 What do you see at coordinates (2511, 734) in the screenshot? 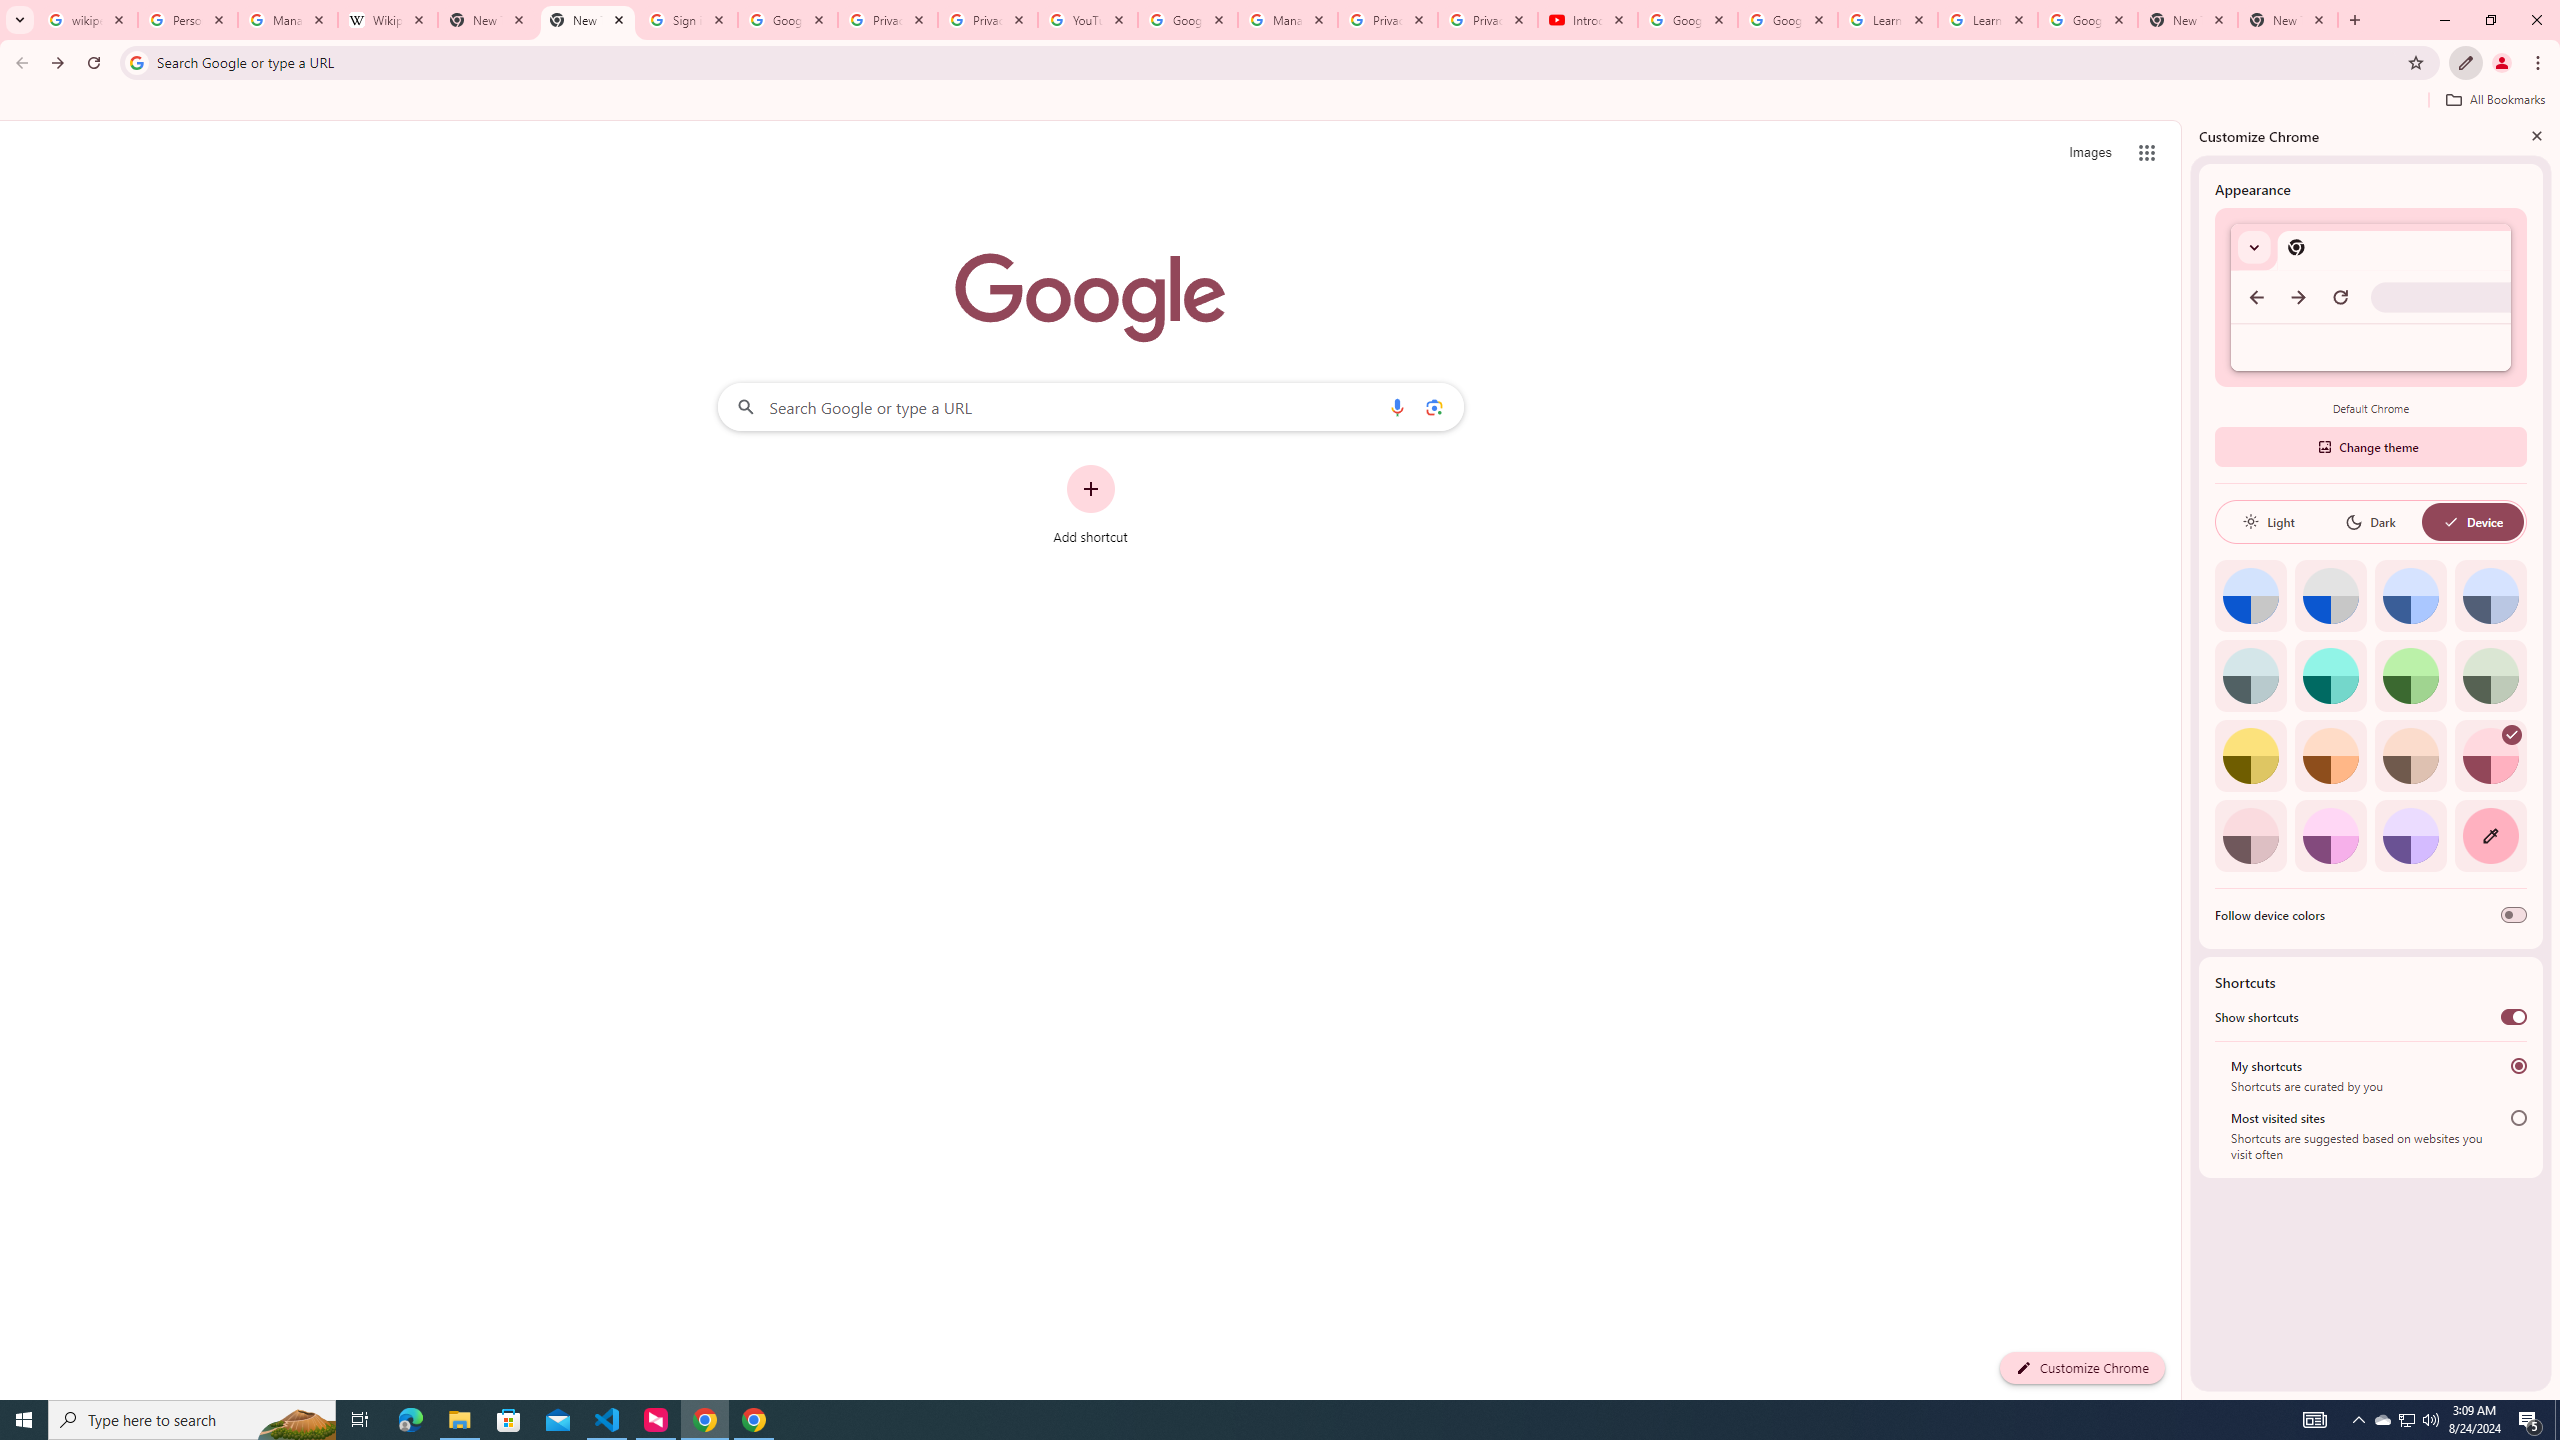
I see `'AutomationID: svg'` at bounding box center [2511, 734].